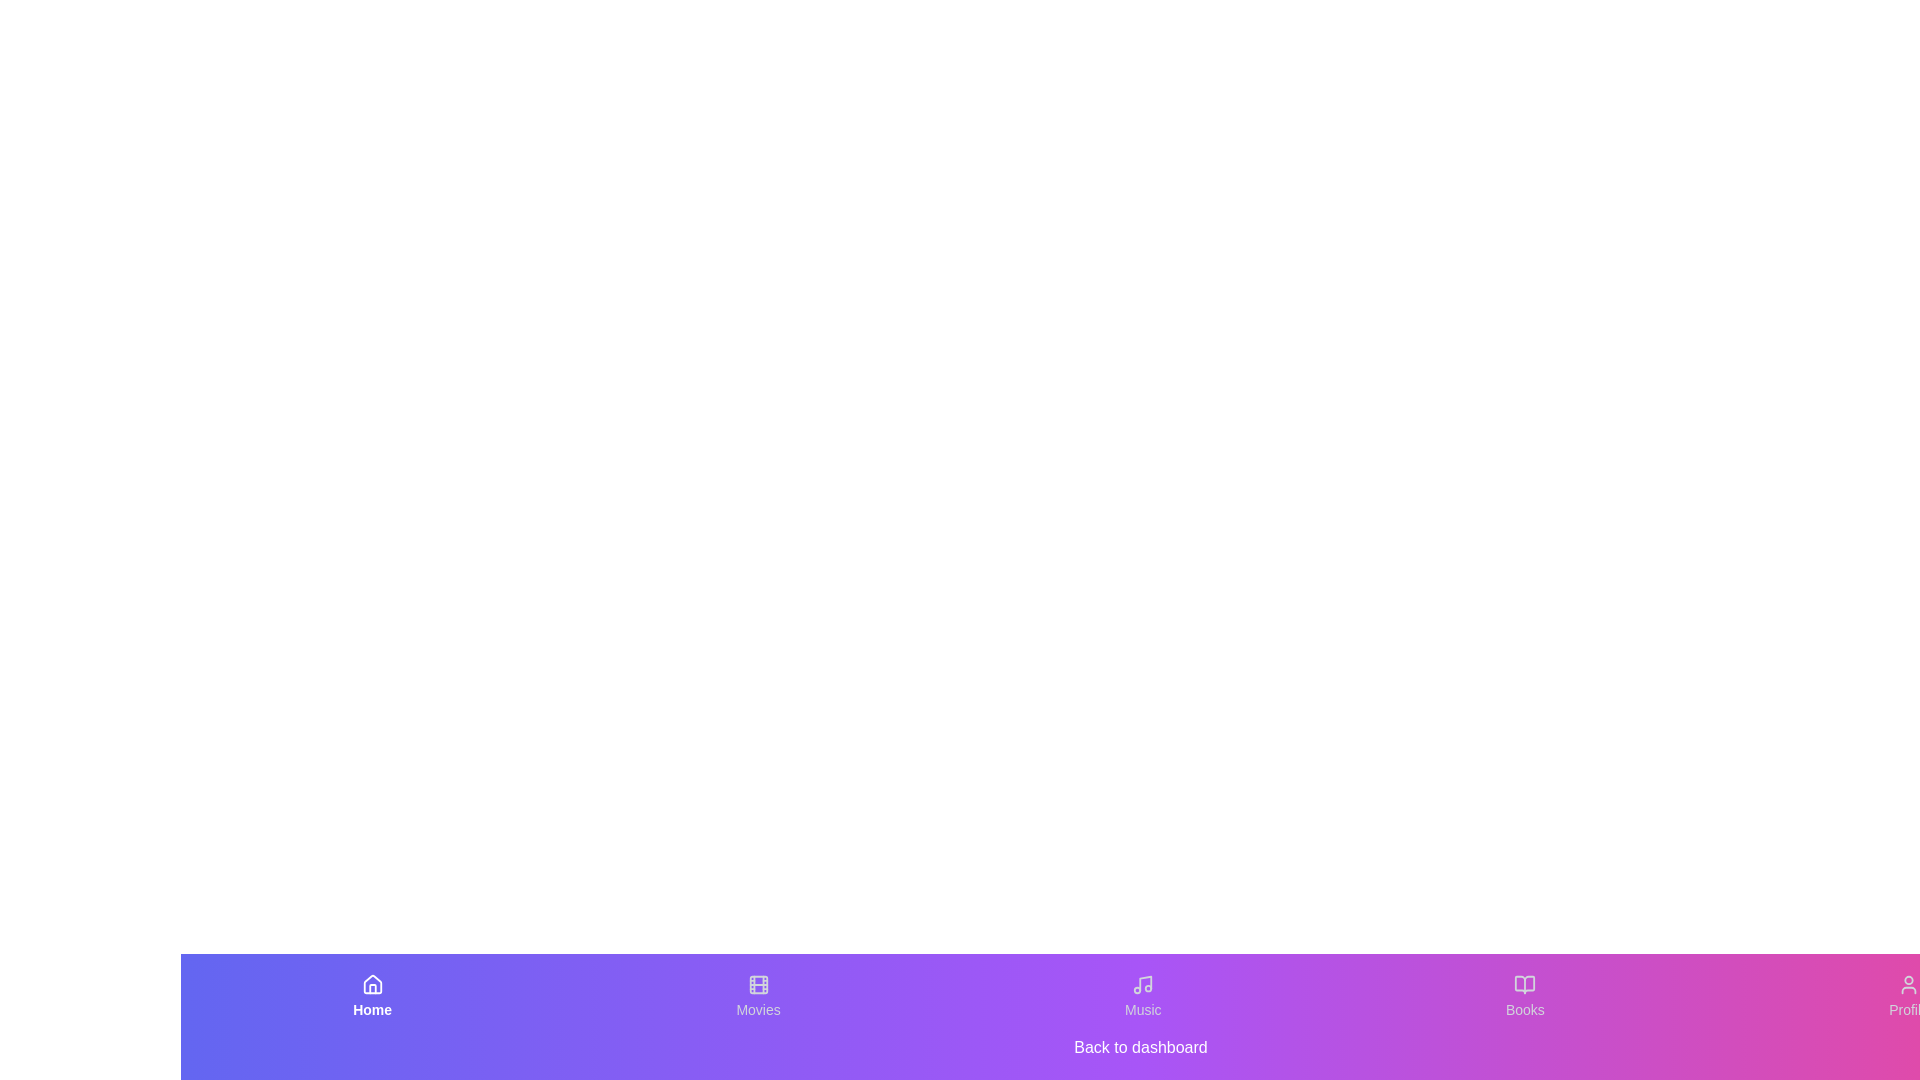 This screenshot has height=1080, width=1920. Describe the element at coordinates (1908, 996) in the screenshot. I see `the Profile tab from the navigation bar` at that location.